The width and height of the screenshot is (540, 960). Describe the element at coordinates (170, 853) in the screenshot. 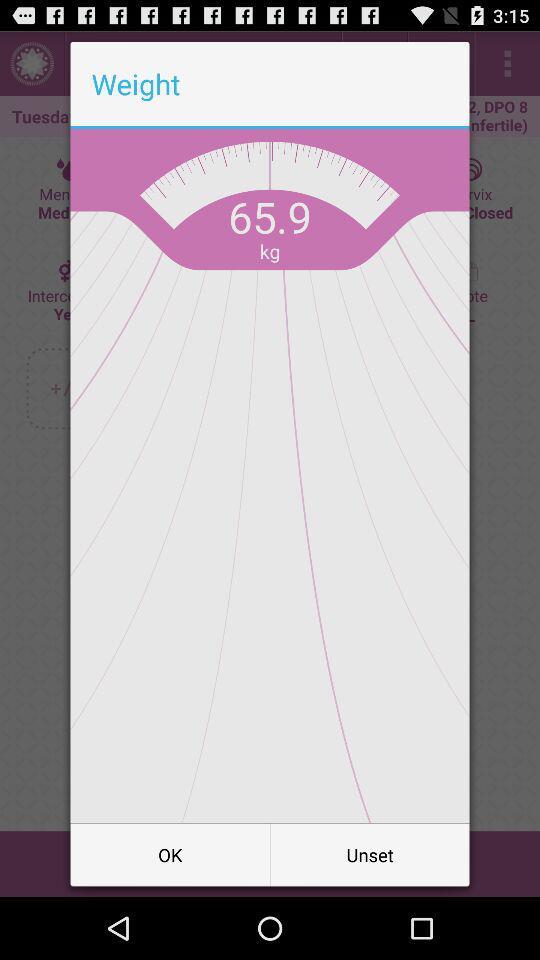

I see `ok item` at that location.